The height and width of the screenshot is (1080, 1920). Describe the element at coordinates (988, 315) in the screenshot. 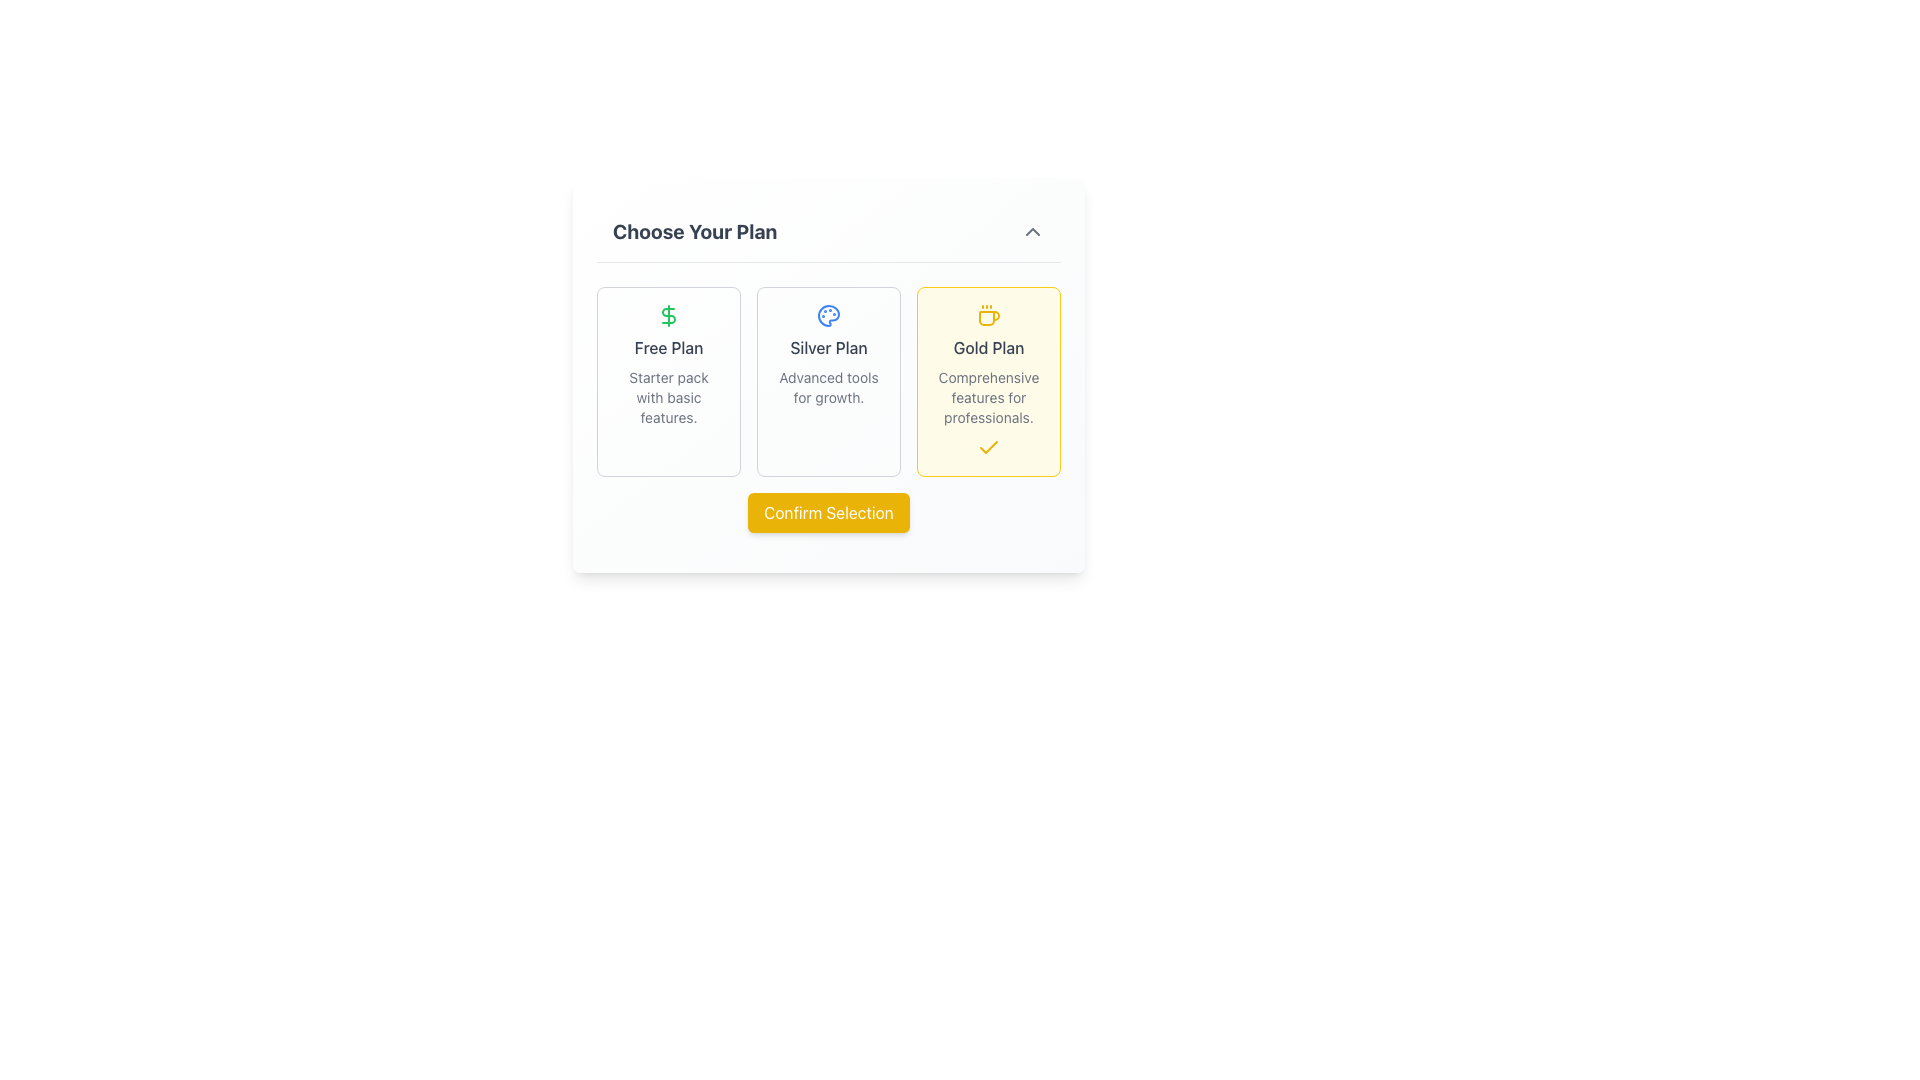

I see `the yellowish coffee mug icon representing the 'Gold Plan' located in the top center of the 'Gold Plan' selection area` at that location.